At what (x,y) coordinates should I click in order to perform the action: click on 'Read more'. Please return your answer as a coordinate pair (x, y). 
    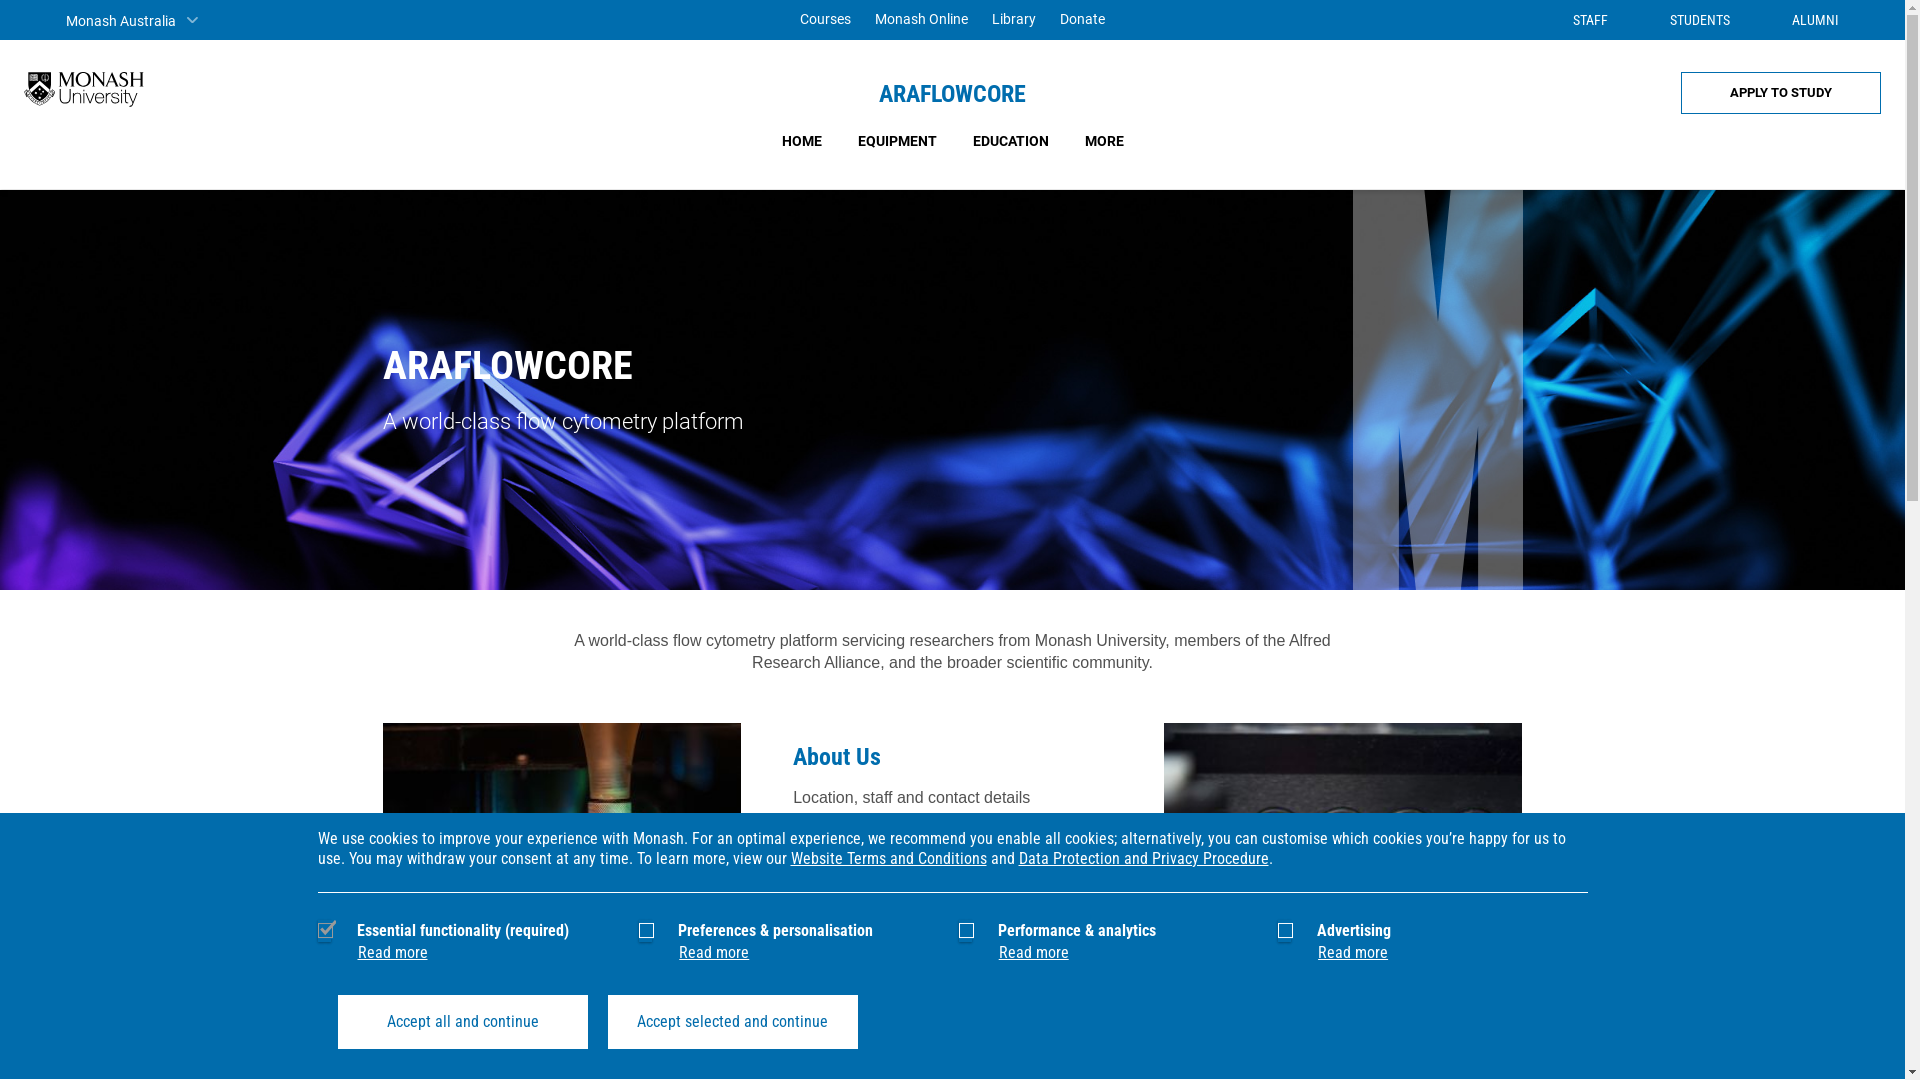
    Looking at the image, I should click on (1033, 951).